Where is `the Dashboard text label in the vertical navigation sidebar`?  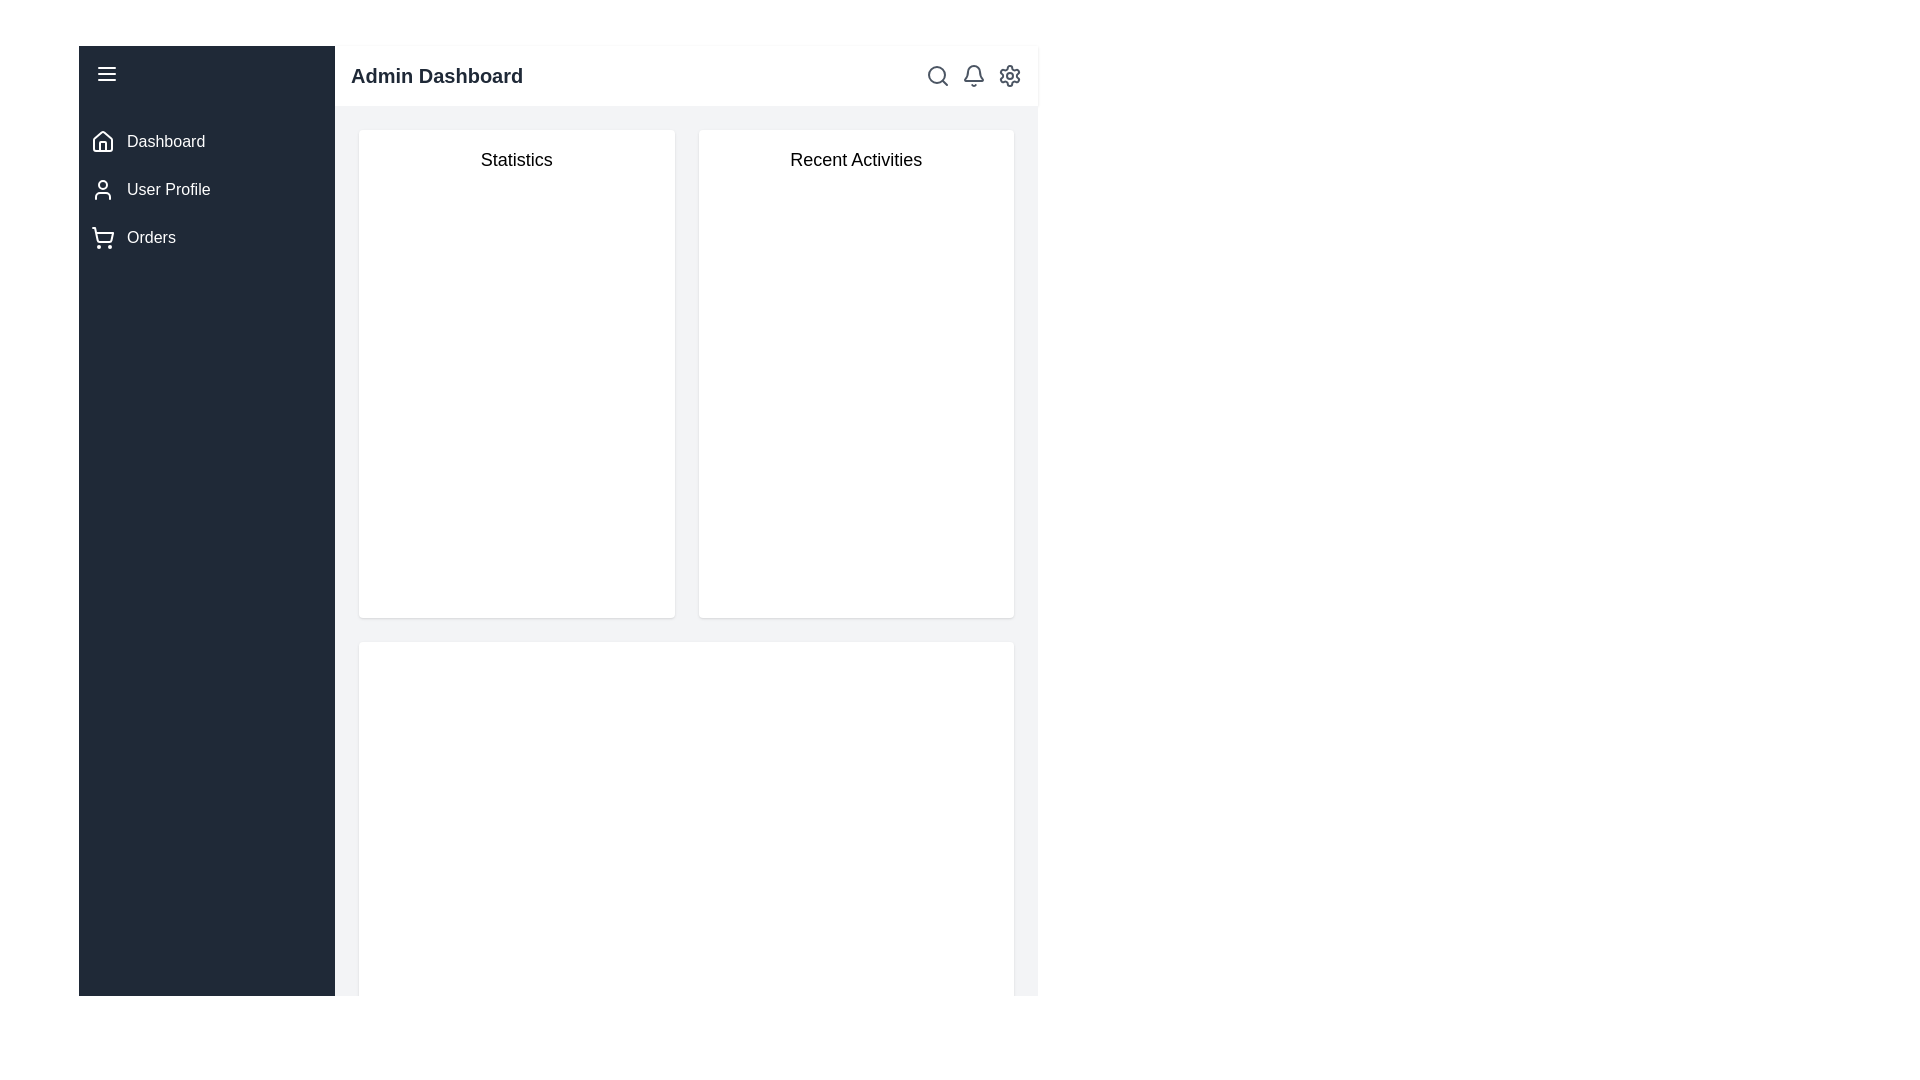
the Dashboard text label in the vertical navigation sidebar is located at coordinates (166, 141).